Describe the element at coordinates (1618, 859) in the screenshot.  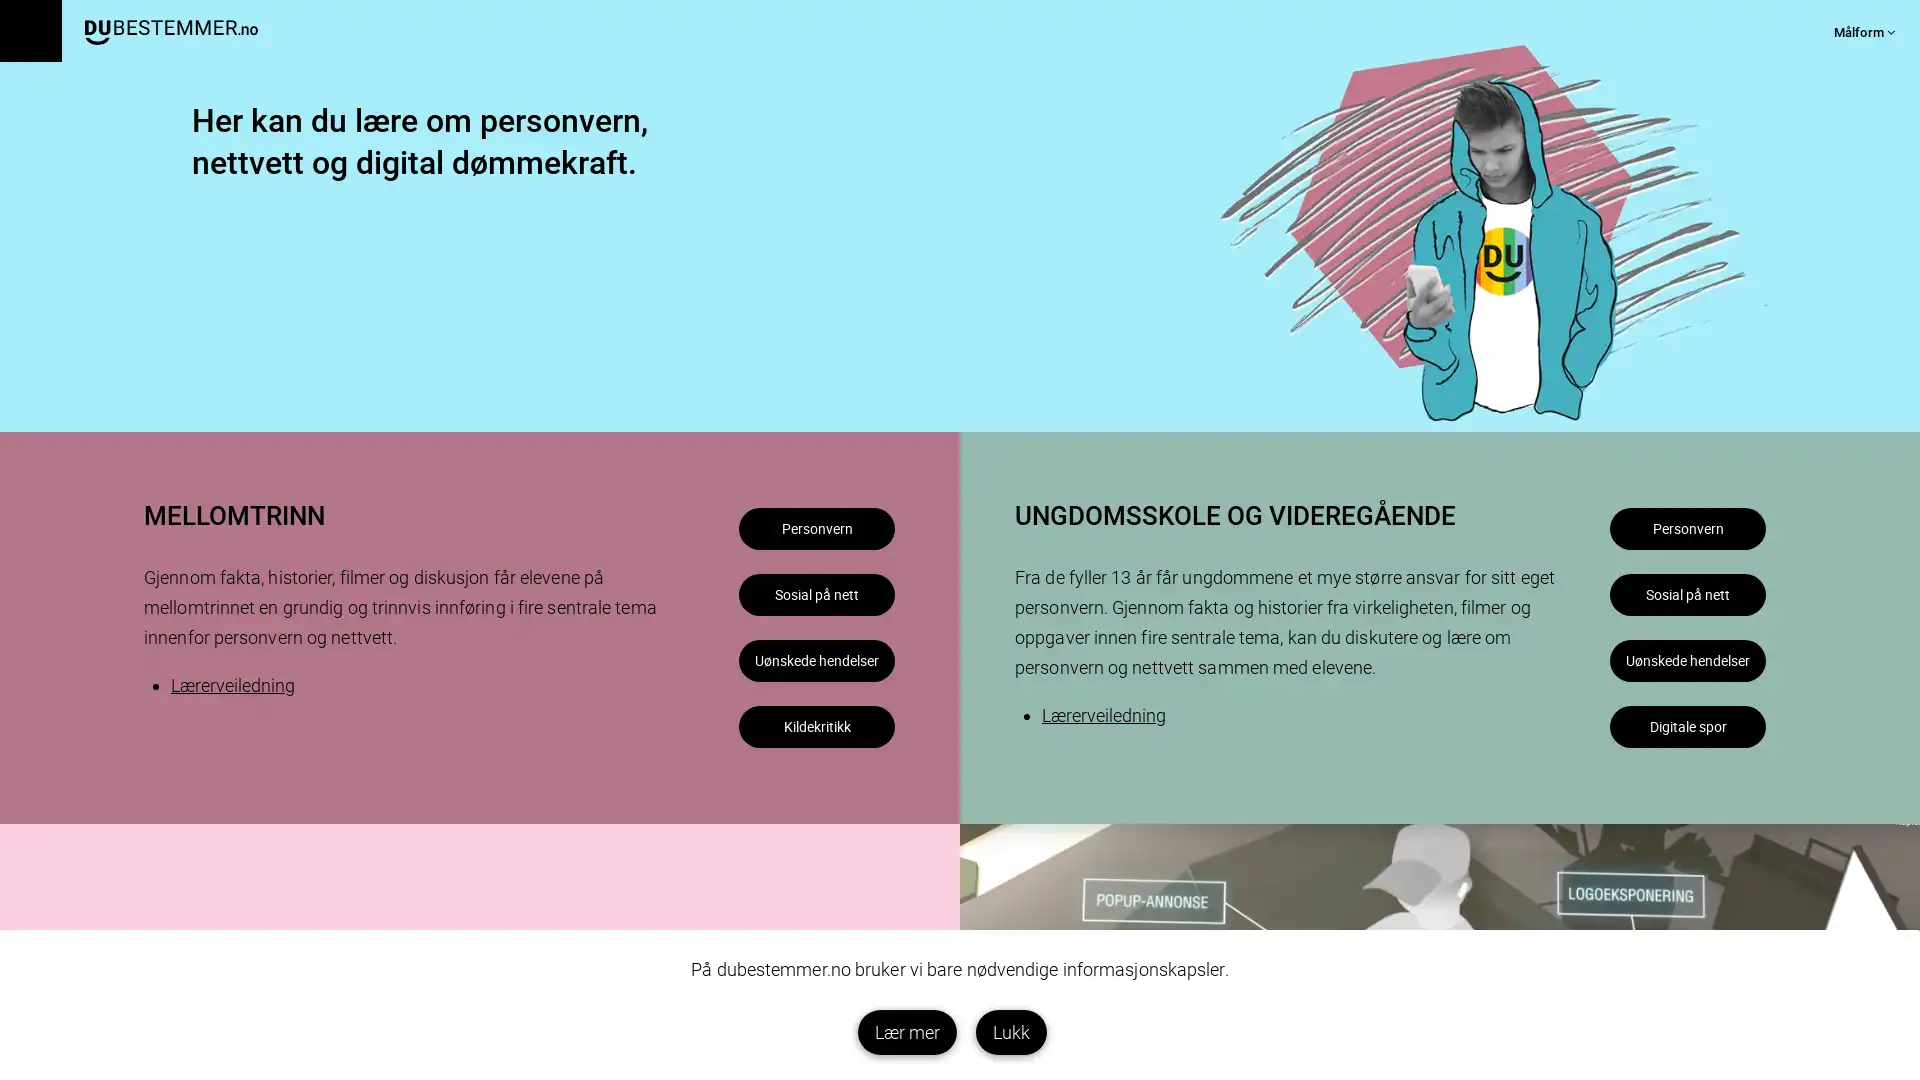
I see `Digitale spor` at that location.